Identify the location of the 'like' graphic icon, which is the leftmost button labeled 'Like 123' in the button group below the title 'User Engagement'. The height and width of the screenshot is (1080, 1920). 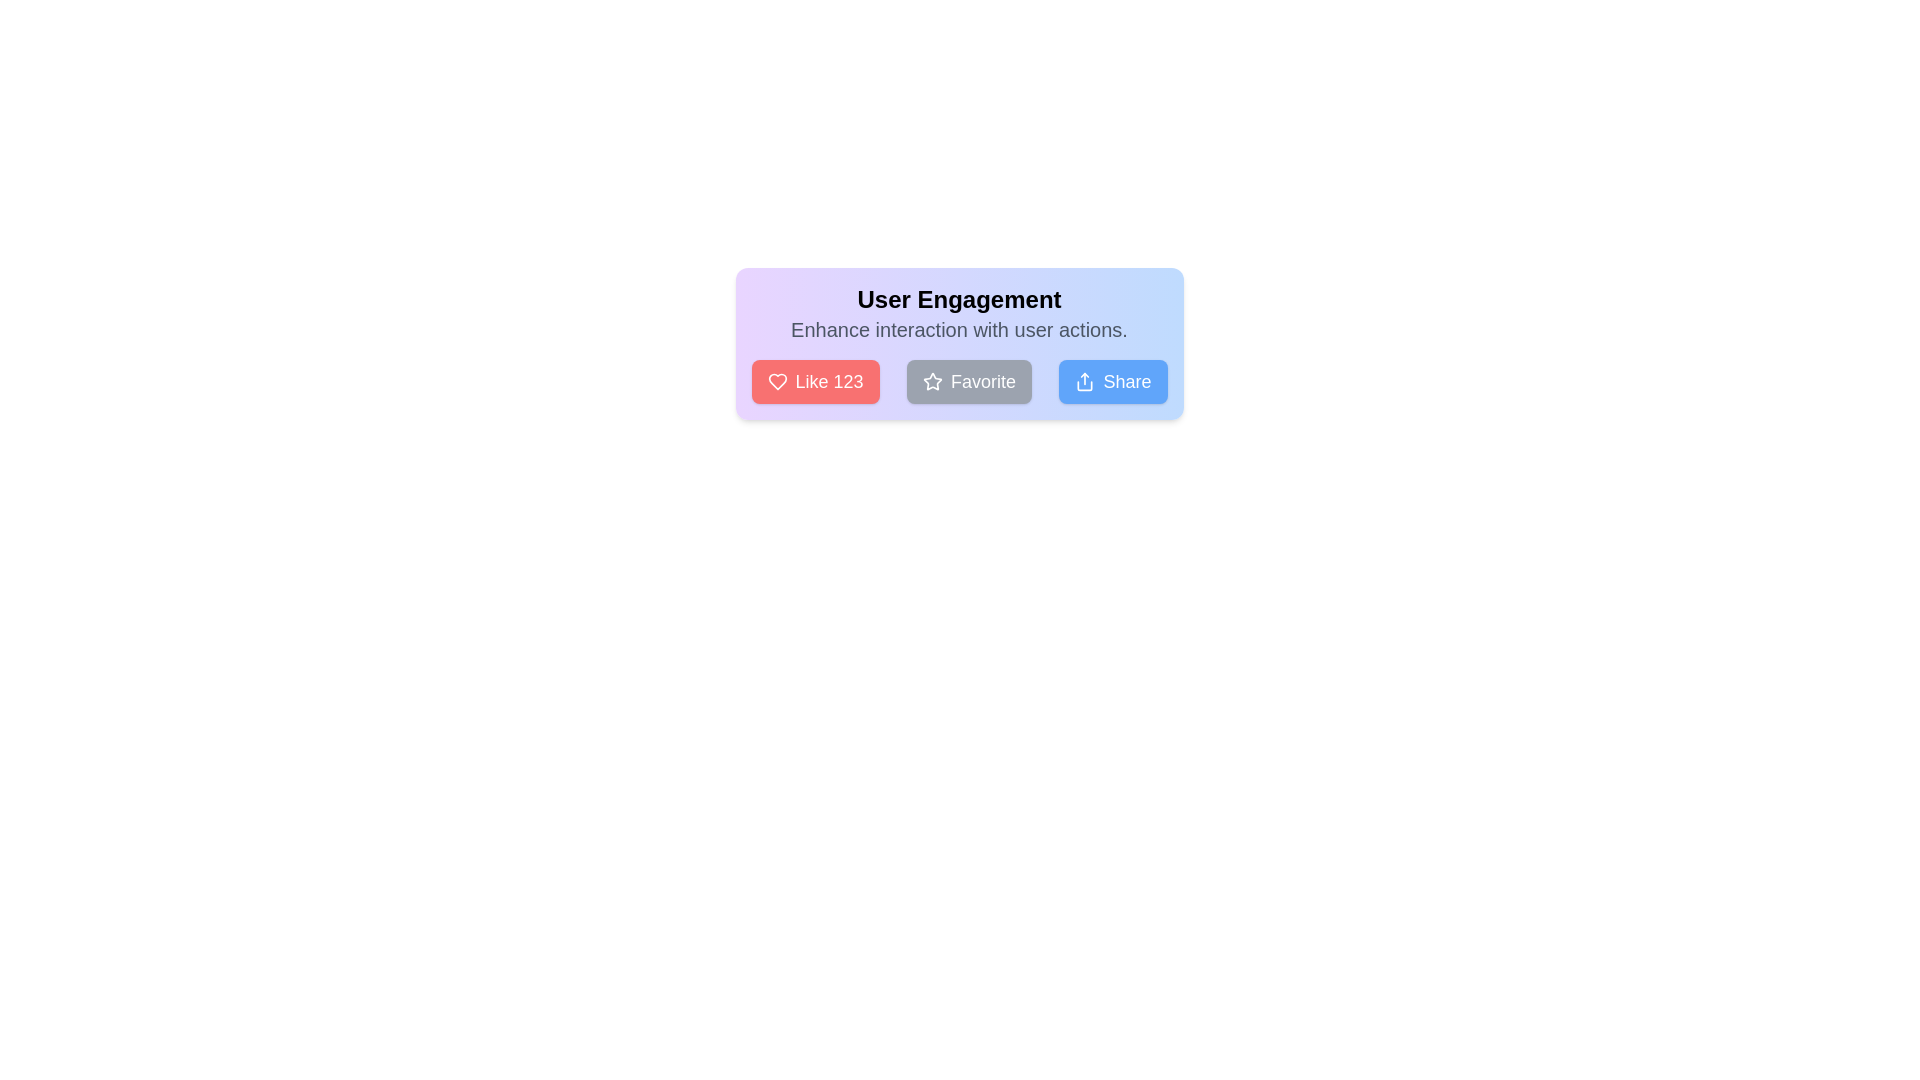
(776, 381).